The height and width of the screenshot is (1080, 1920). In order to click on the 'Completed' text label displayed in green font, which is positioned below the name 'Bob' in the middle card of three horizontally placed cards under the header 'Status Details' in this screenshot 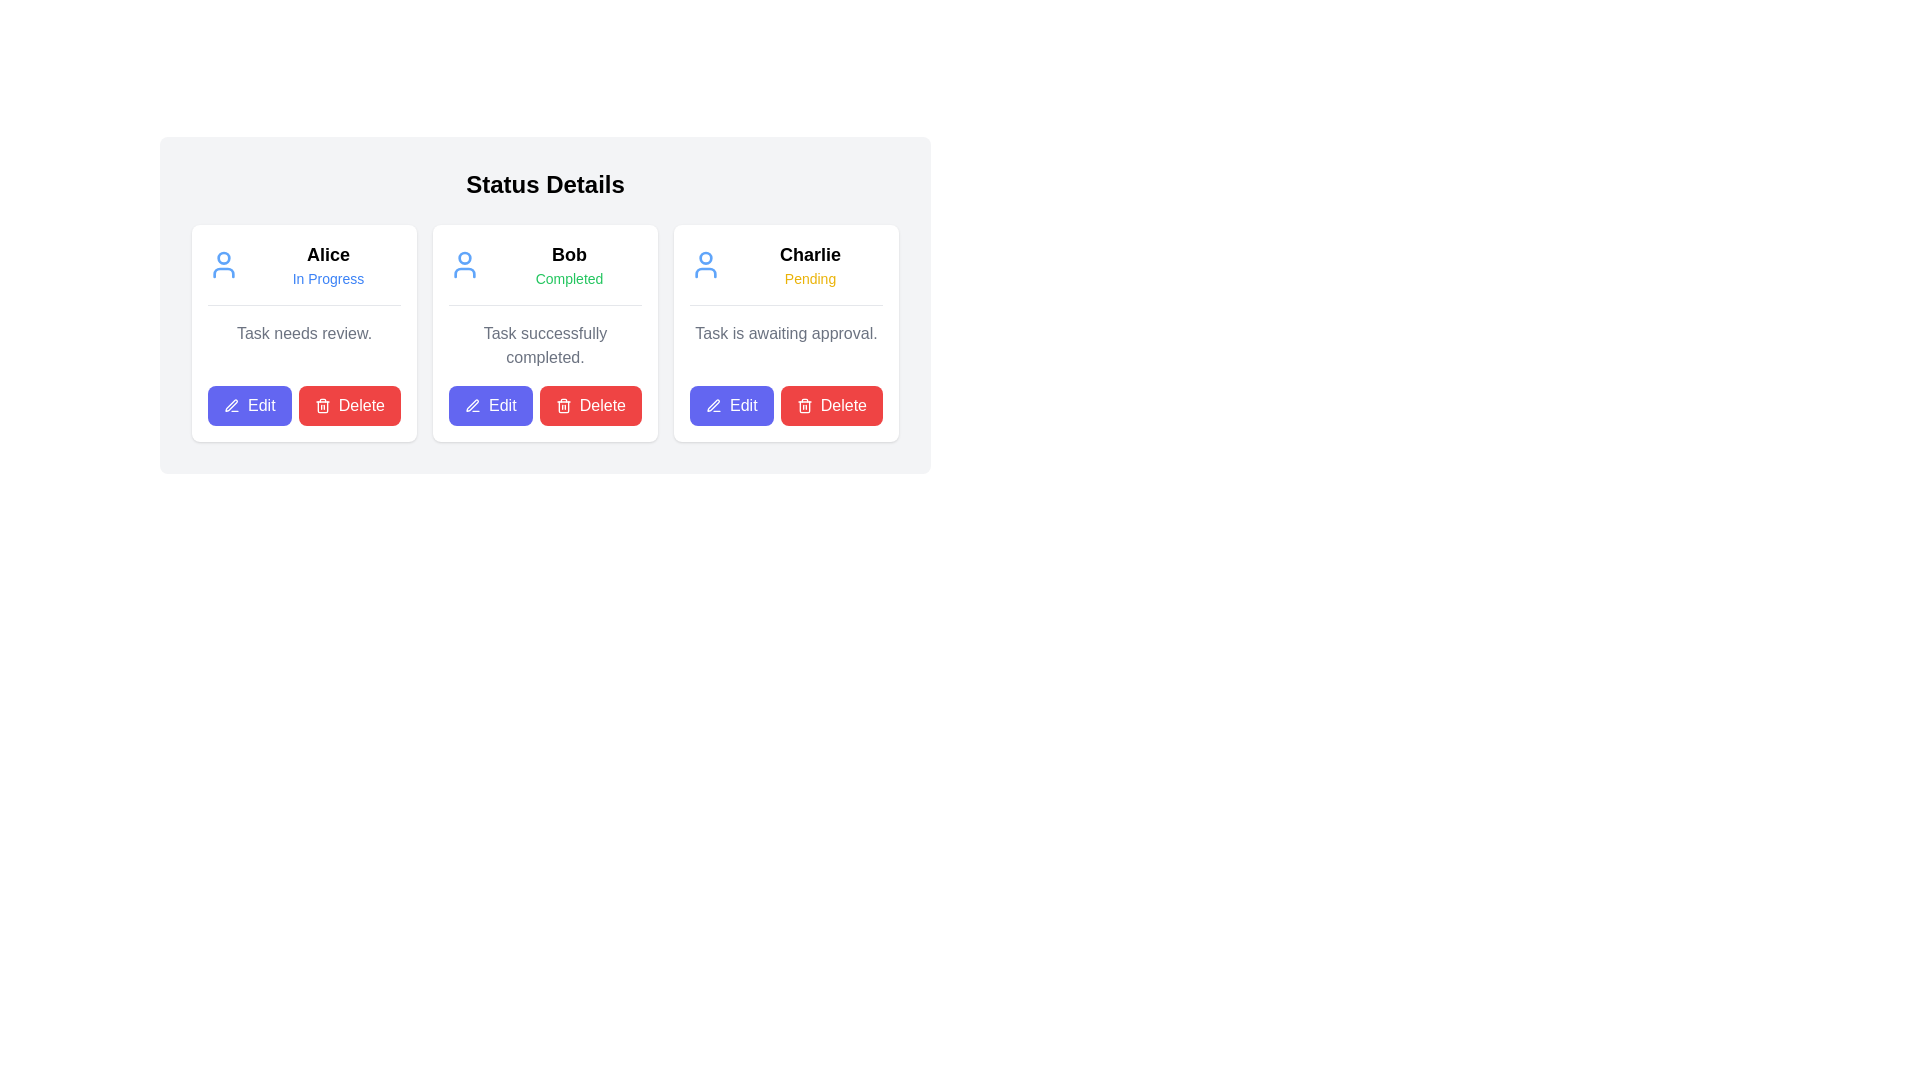, I will do `click(568, 278)`.